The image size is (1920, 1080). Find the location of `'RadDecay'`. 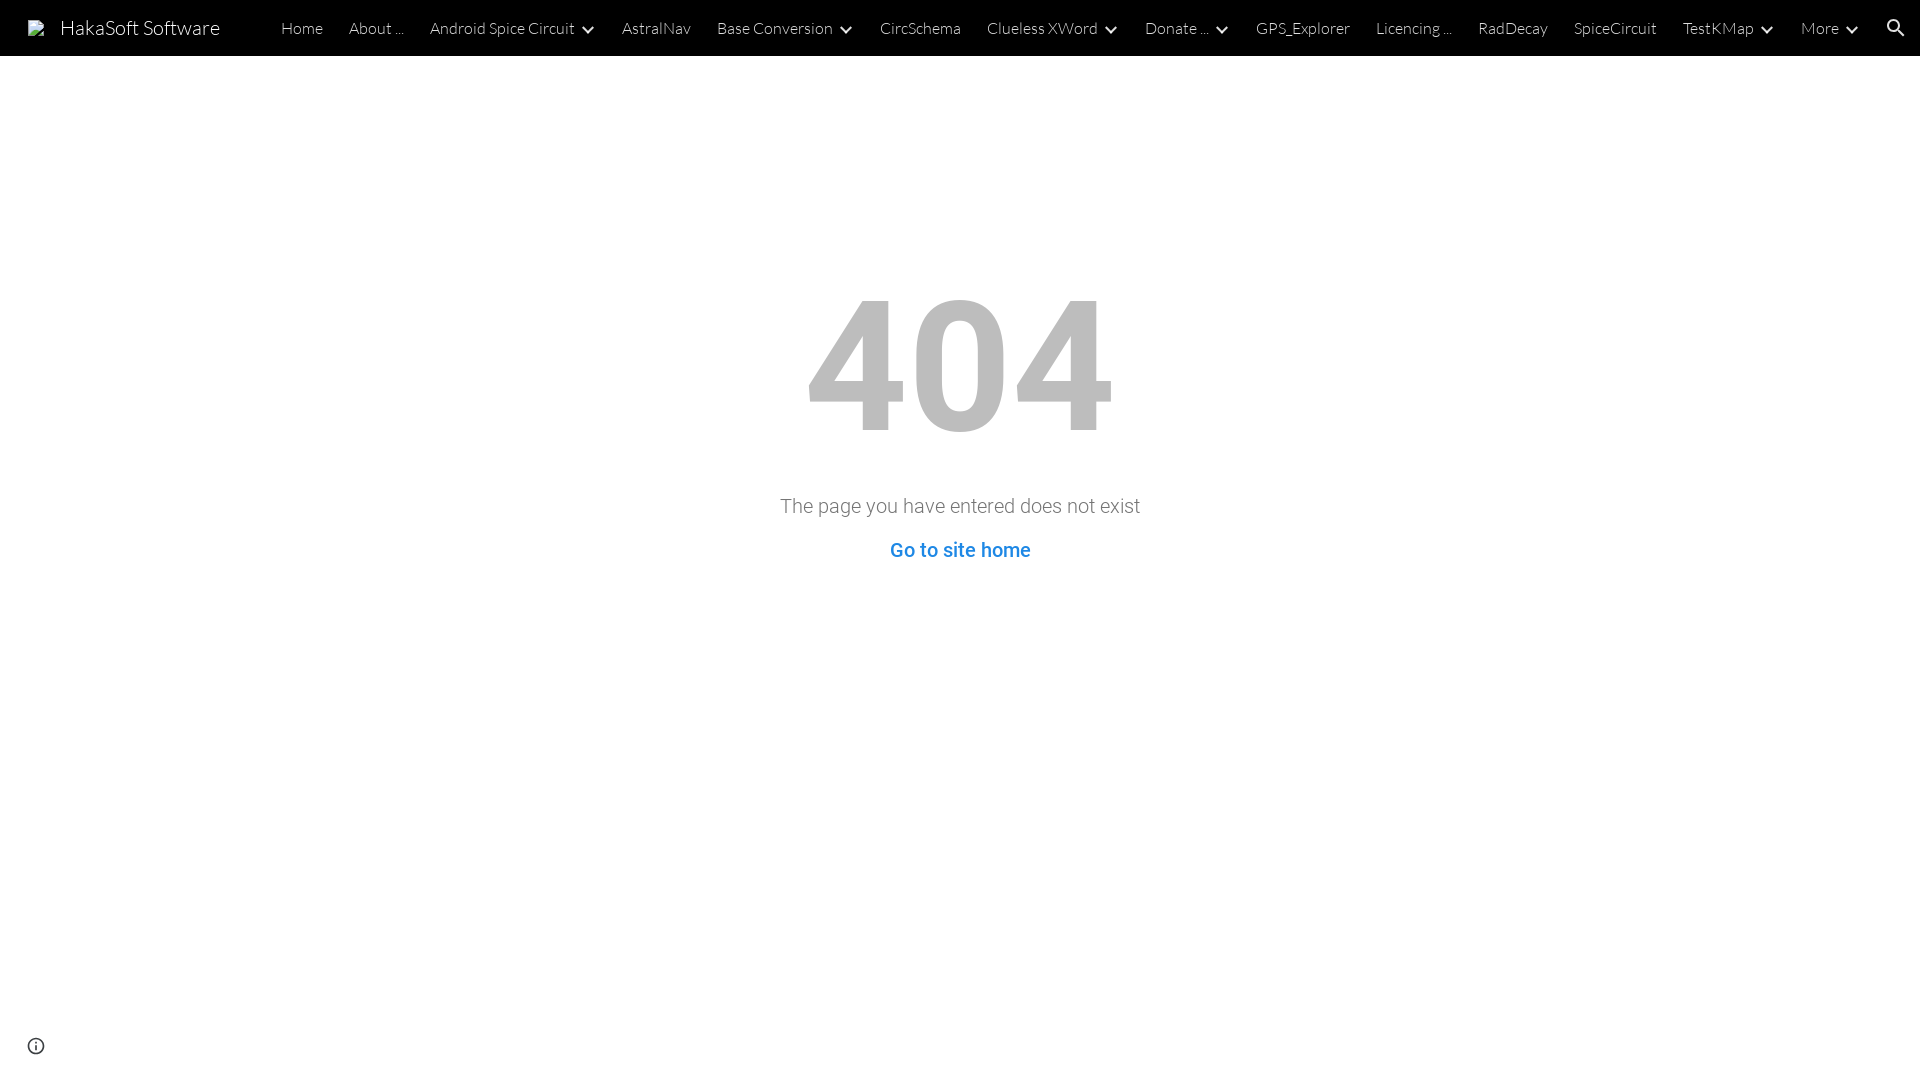

'RadDecay' is located at coordinates (1512, 27).